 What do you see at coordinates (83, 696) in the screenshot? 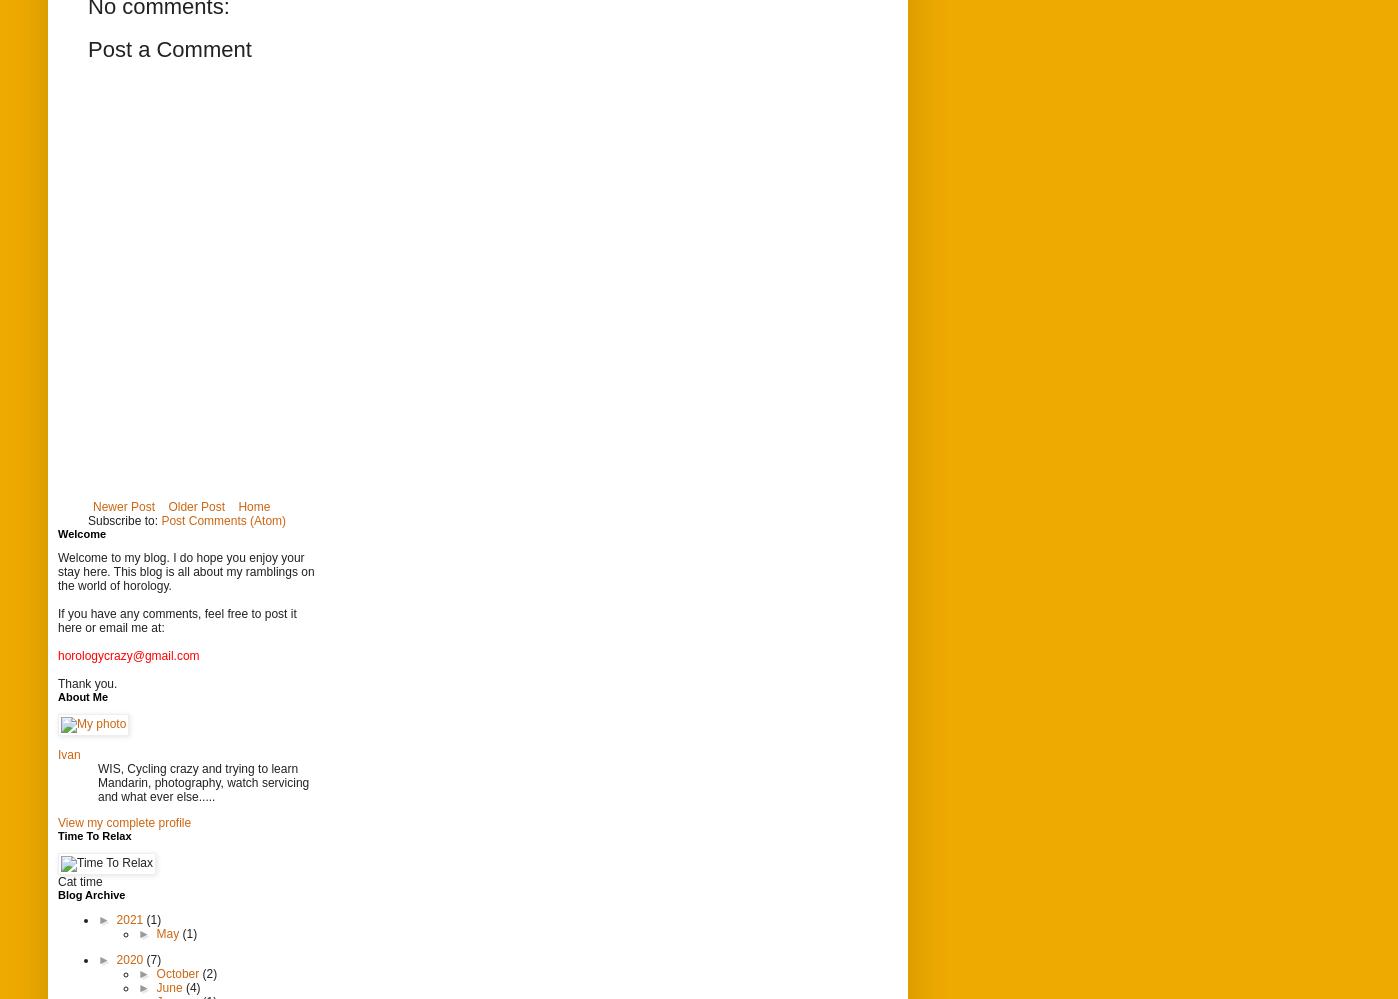
I see `'About Me'` at bounding box center [83, 696].